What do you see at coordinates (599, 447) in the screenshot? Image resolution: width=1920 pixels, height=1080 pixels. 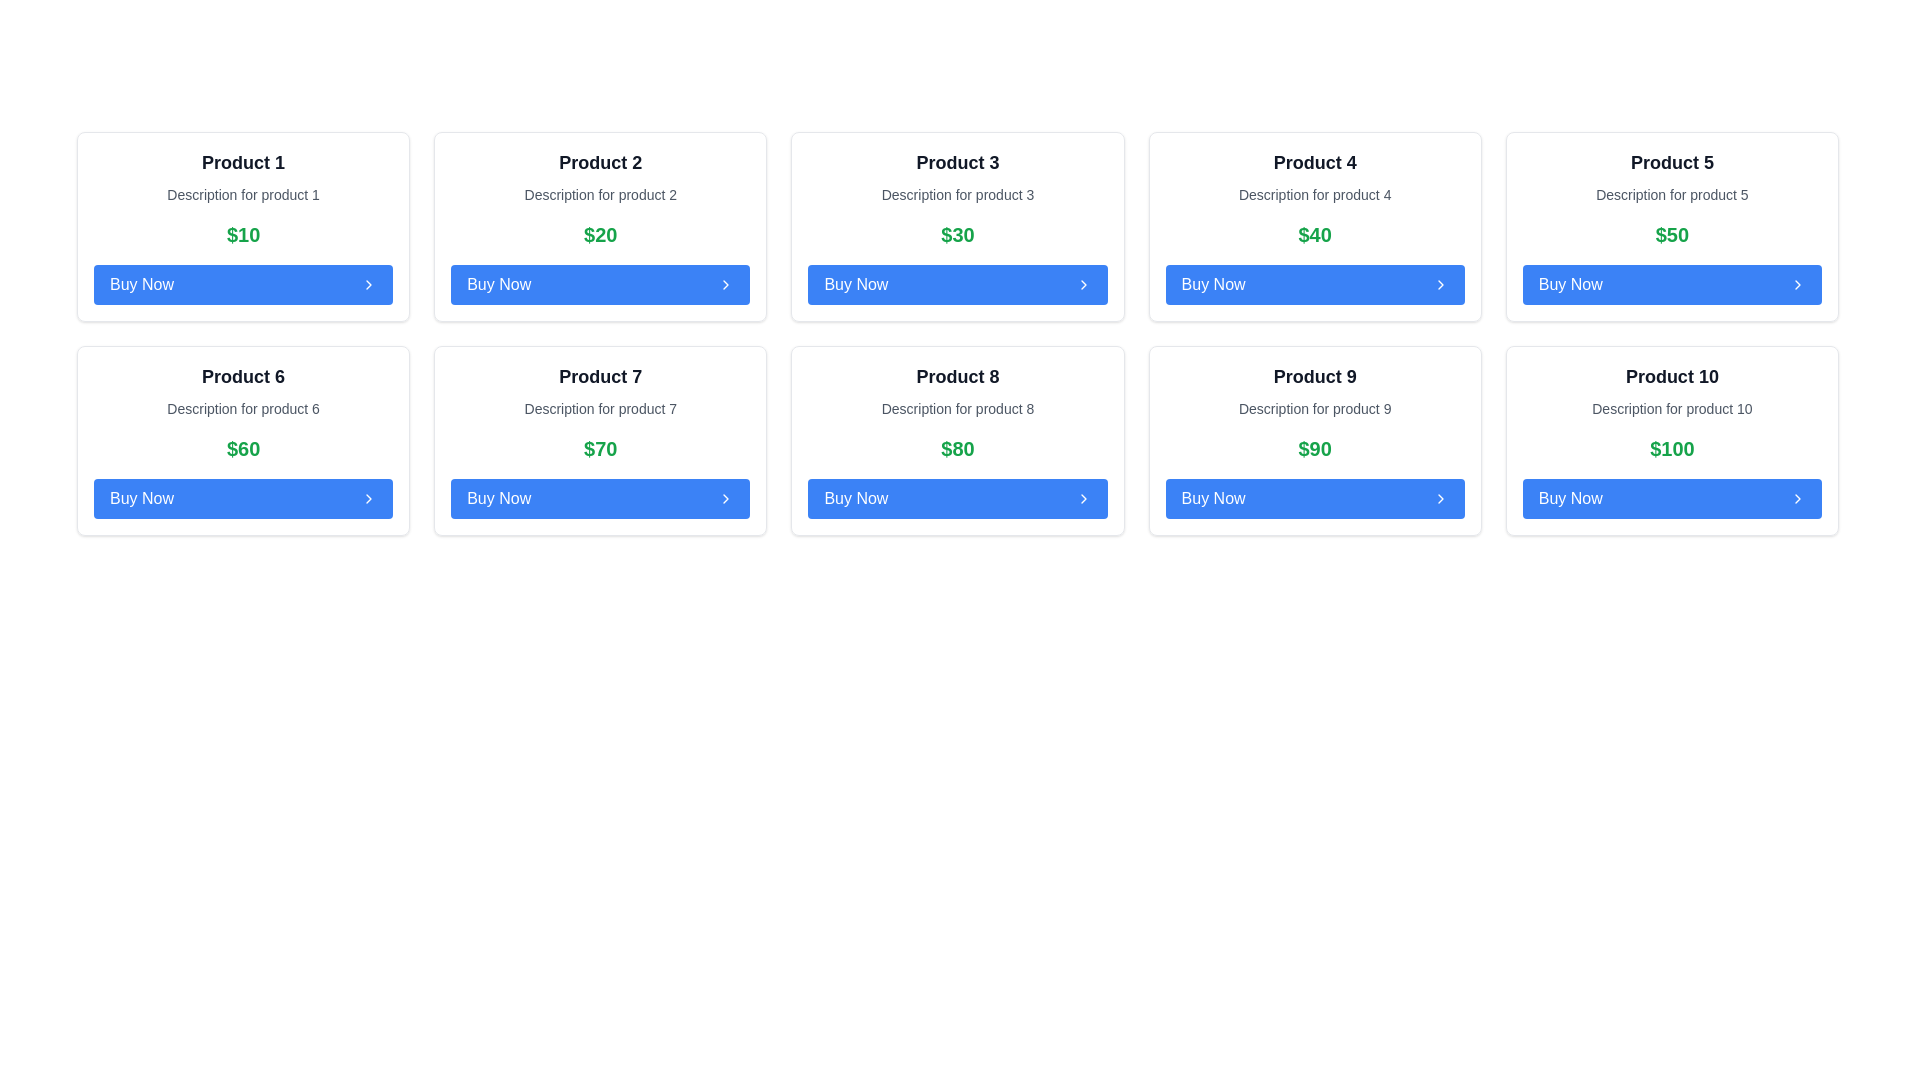 I see `the static text displaying the price label '$70', which is prominently styled in bold green font and positioned centrally below the 'Product 7' description and above the 'Buy Now' button` at bounding box center [599, 447].